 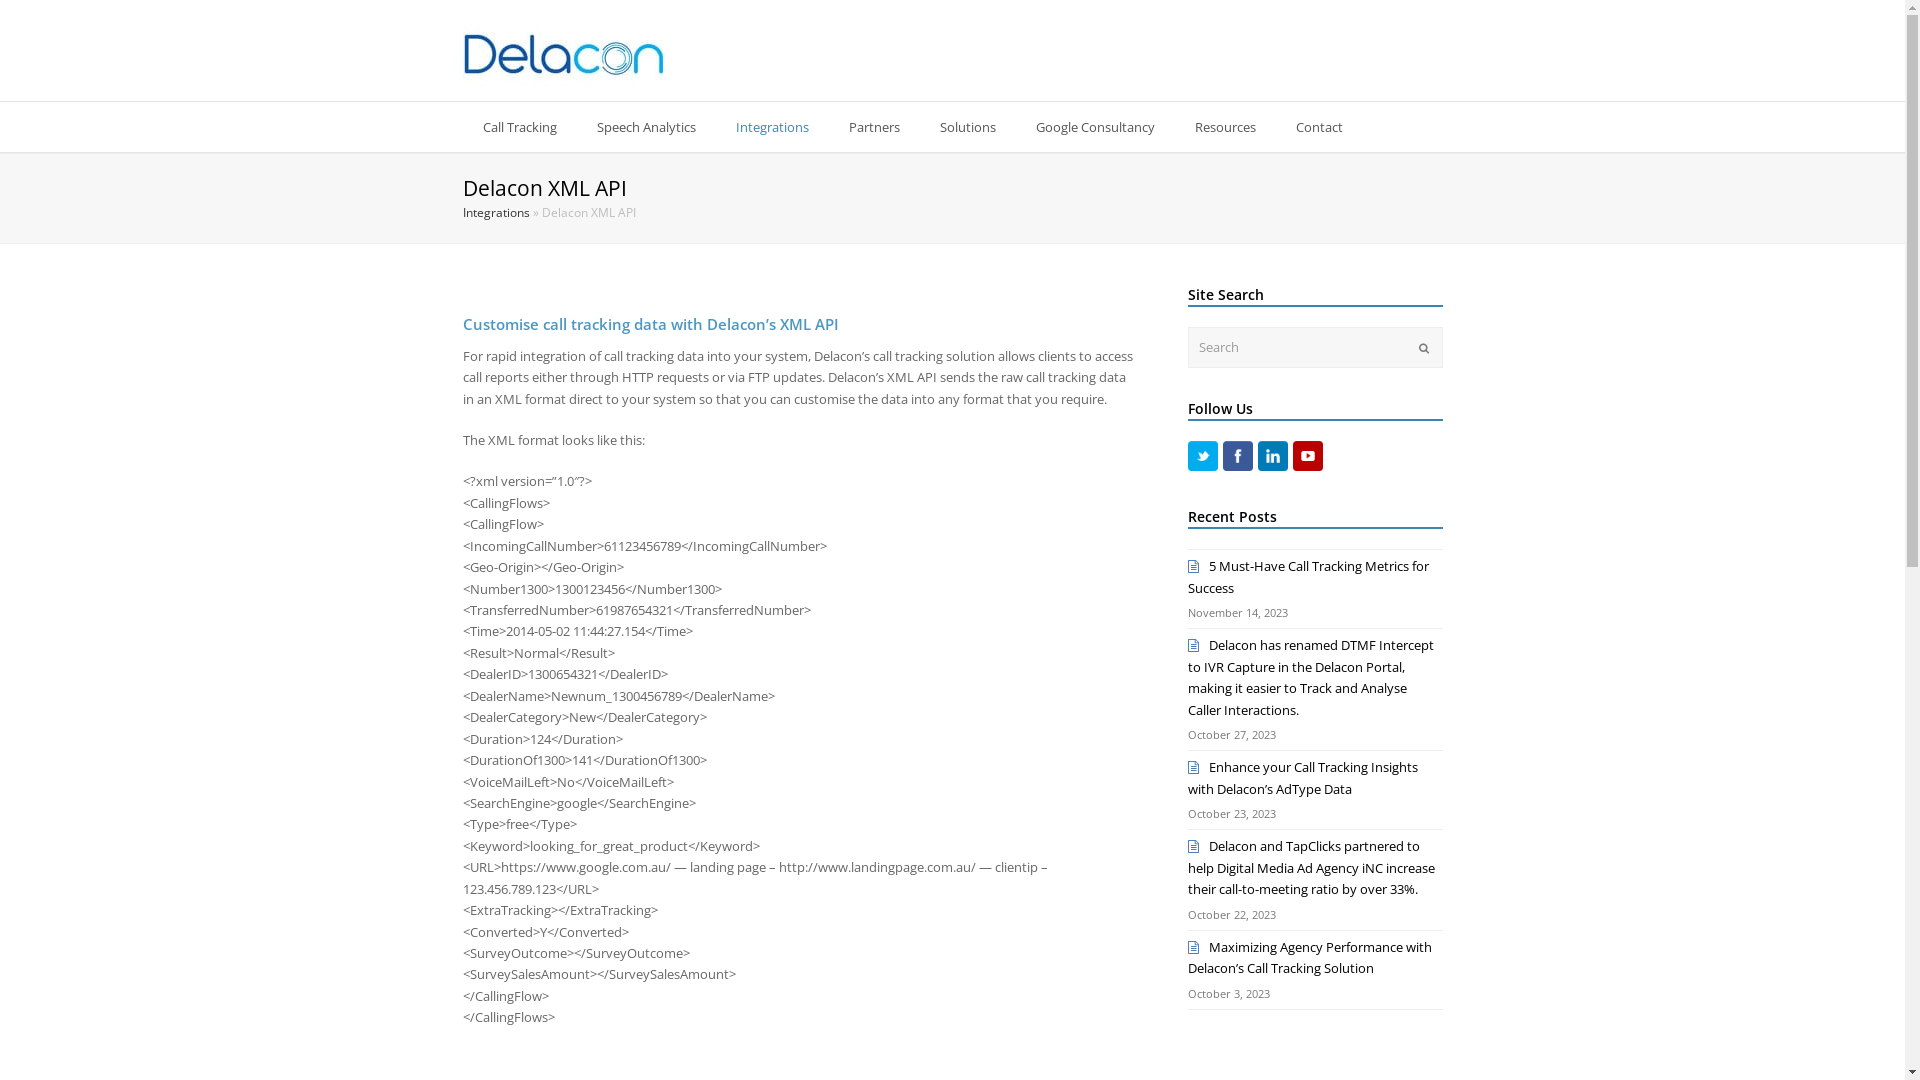 I want to click on 'Partners', so click(x=873, y=127).